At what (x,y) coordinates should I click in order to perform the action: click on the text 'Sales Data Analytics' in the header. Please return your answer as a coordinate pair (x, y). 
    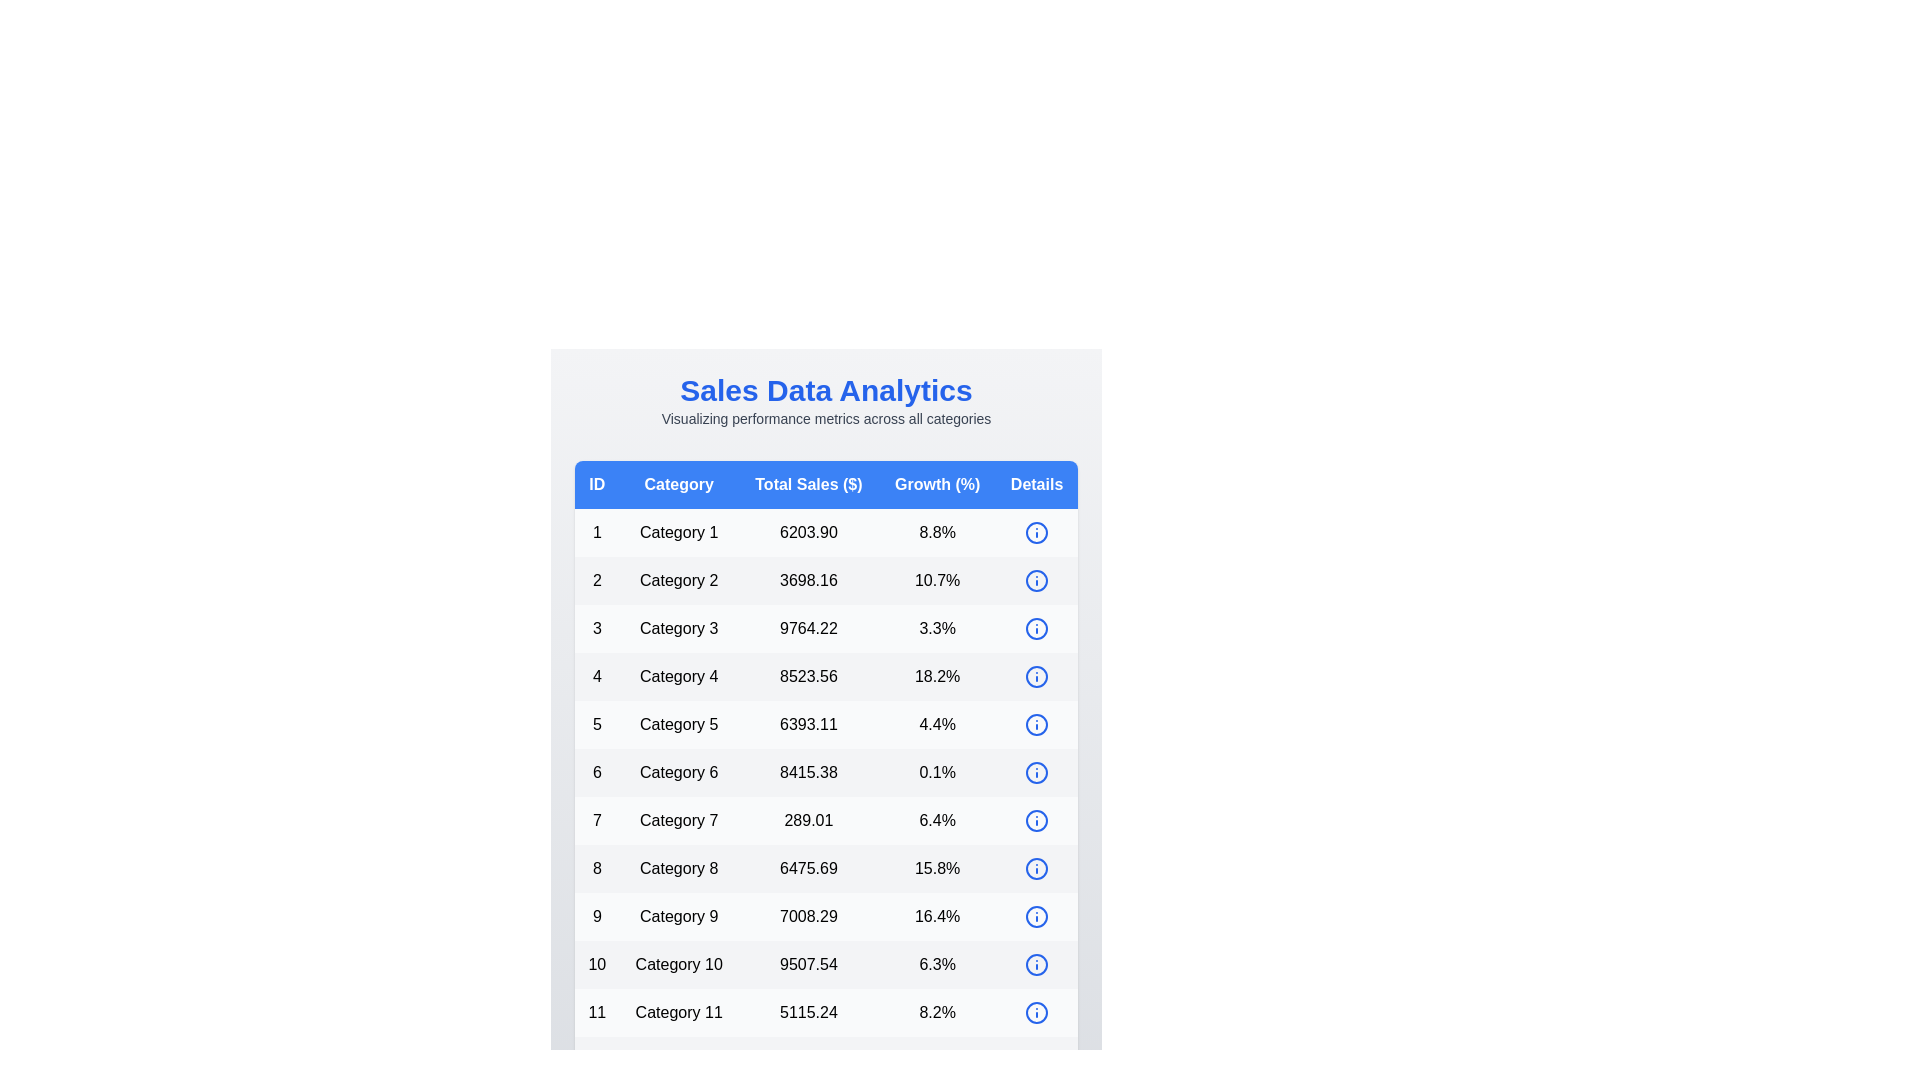
    Looking at the image, I should click on (826, 390).